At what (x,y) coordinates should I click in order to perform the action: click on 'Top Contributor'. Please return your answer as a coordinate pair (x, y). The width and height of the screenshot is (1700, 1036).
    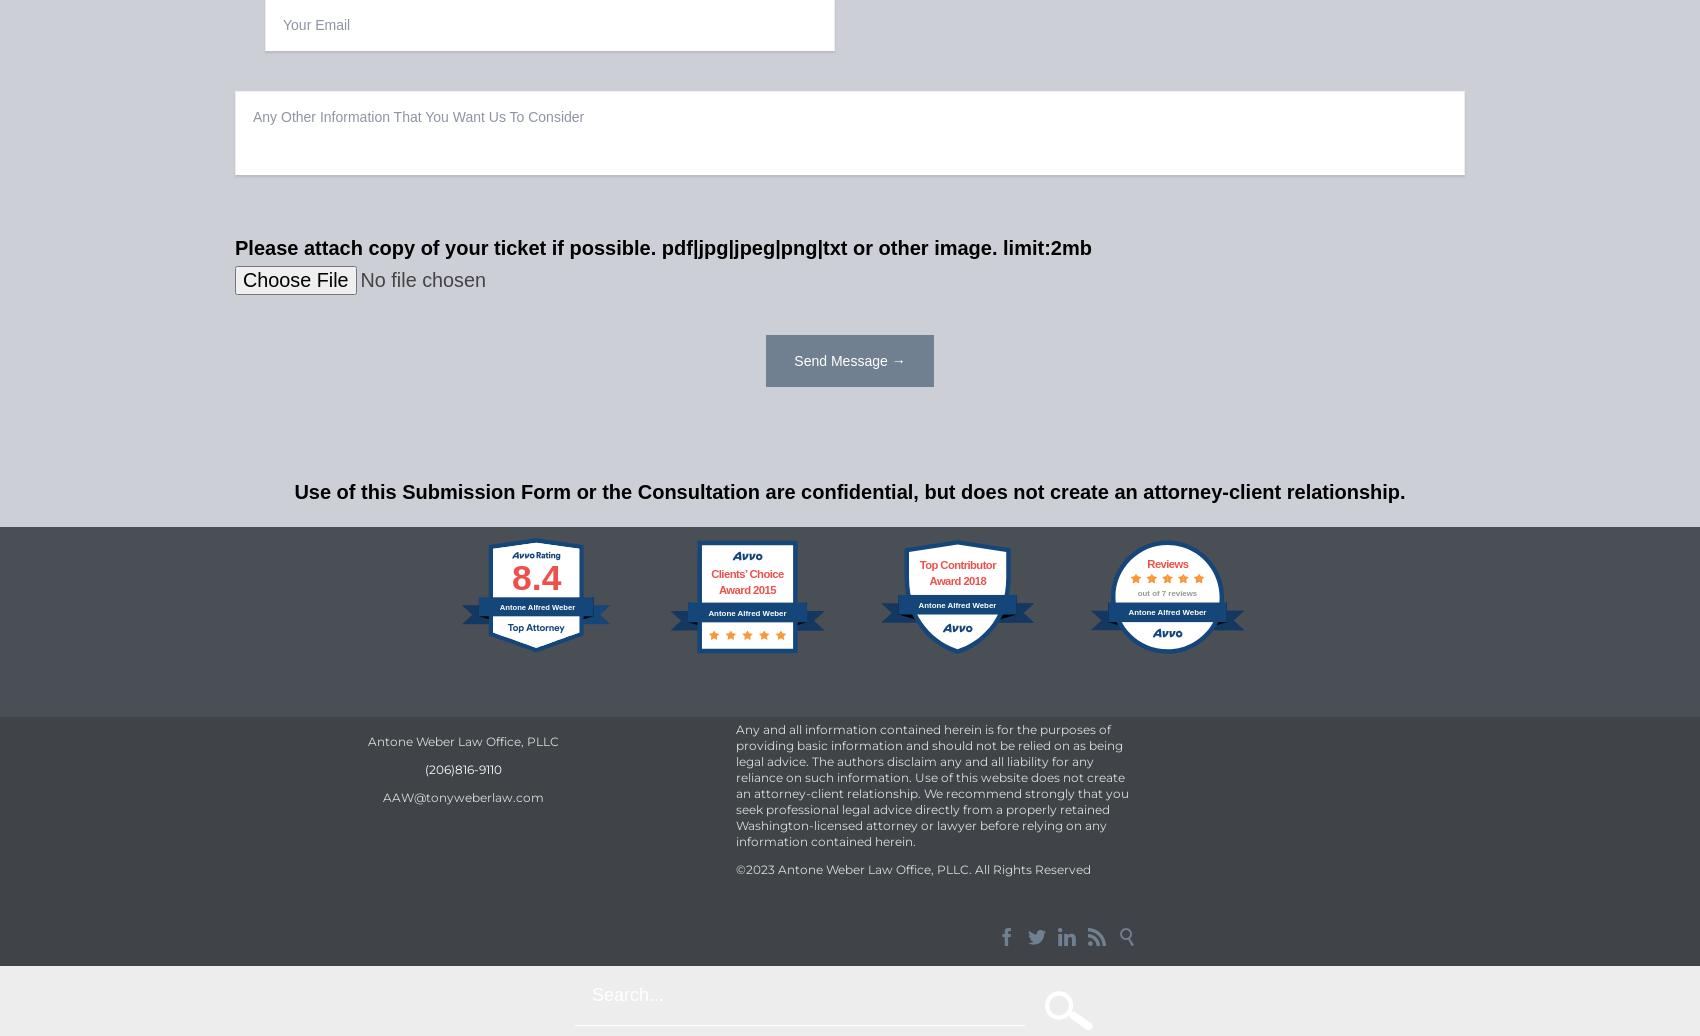
    Looking at the image, I should click on (956, 565).